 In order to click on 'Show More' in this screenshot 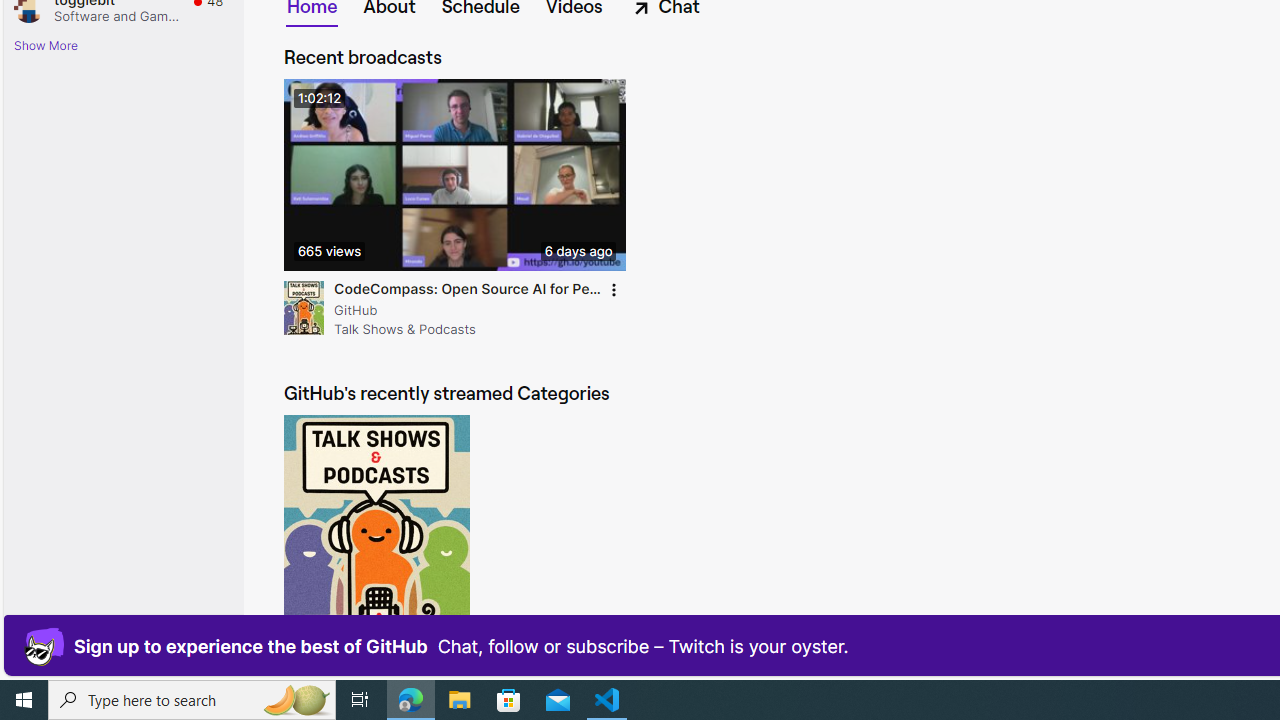, I will do `click(46, 45)`.